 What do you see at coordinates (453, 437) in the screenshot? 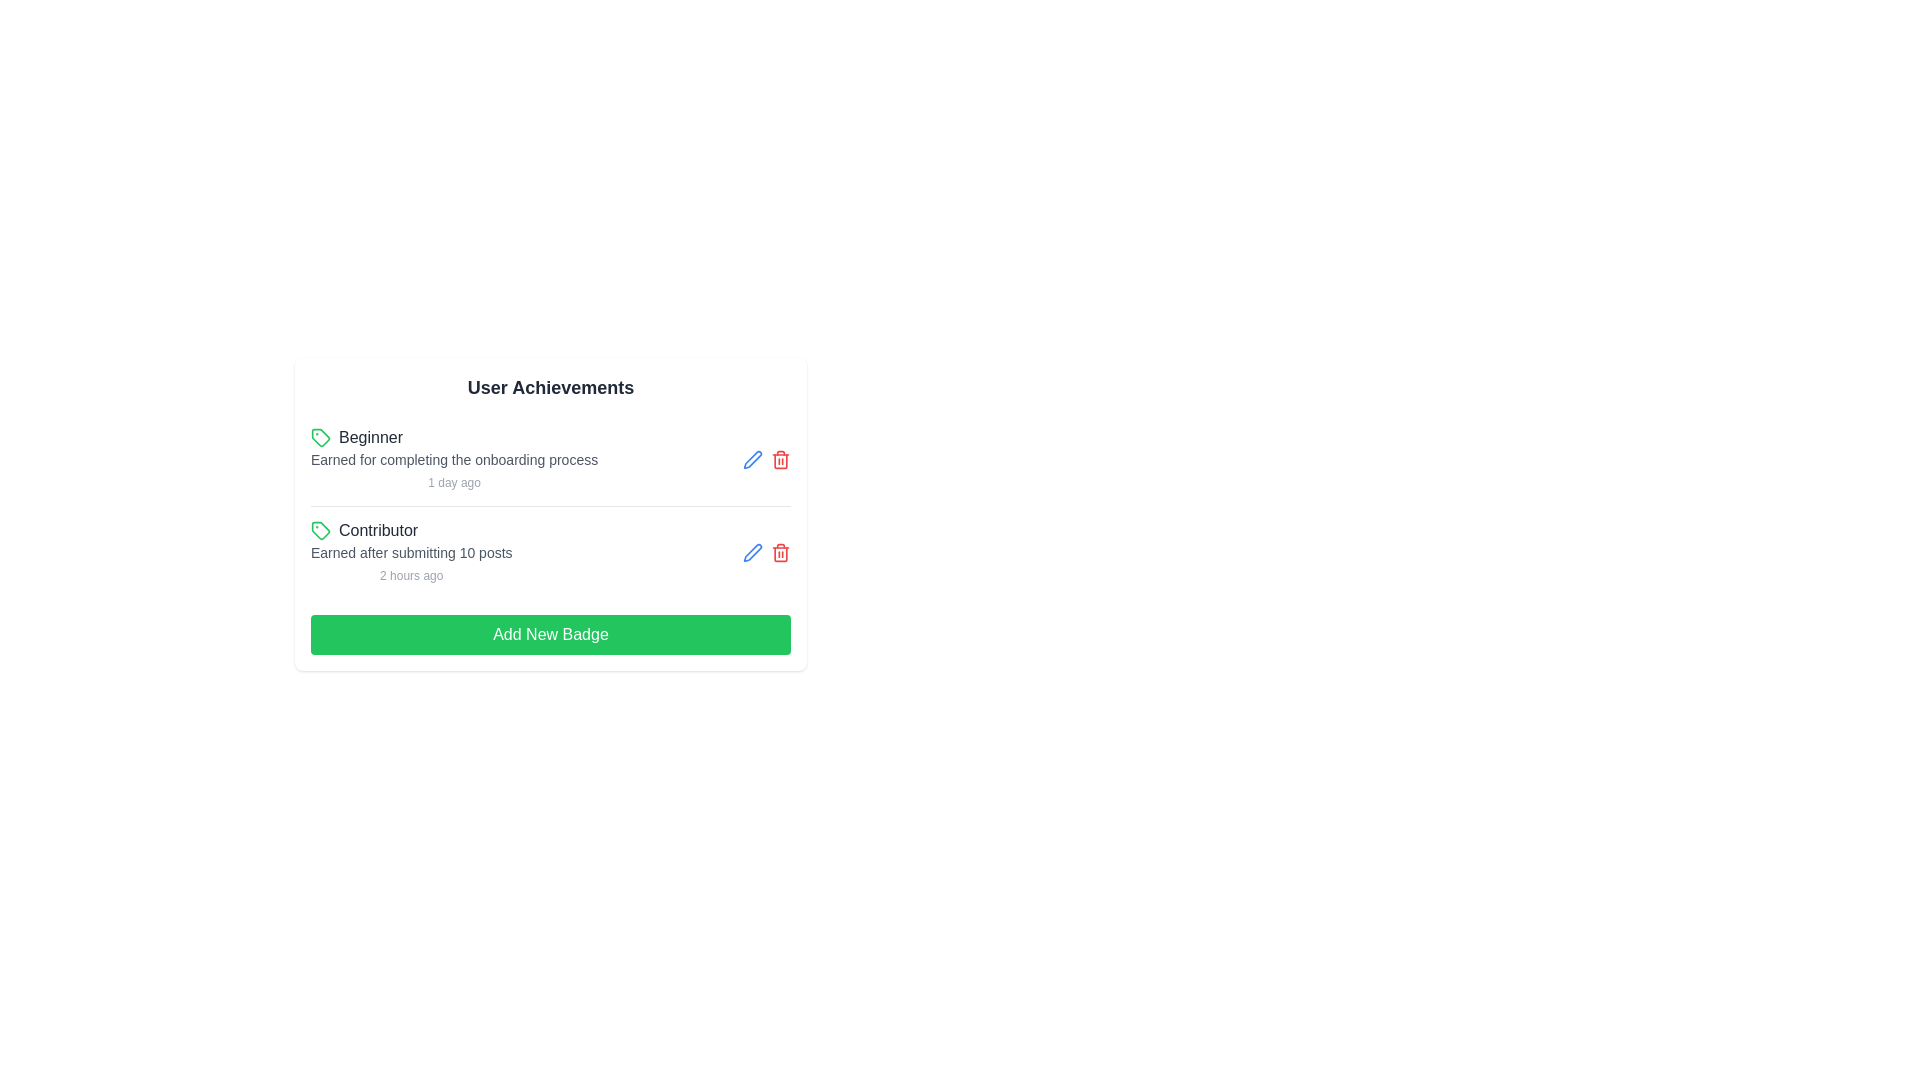
I see `the text displayed on the 'Beginner' badge, which is a green tag icon followed by the bold text 'Beginner' located at the top of the User Achievements list` at bounding box center [453, 437].